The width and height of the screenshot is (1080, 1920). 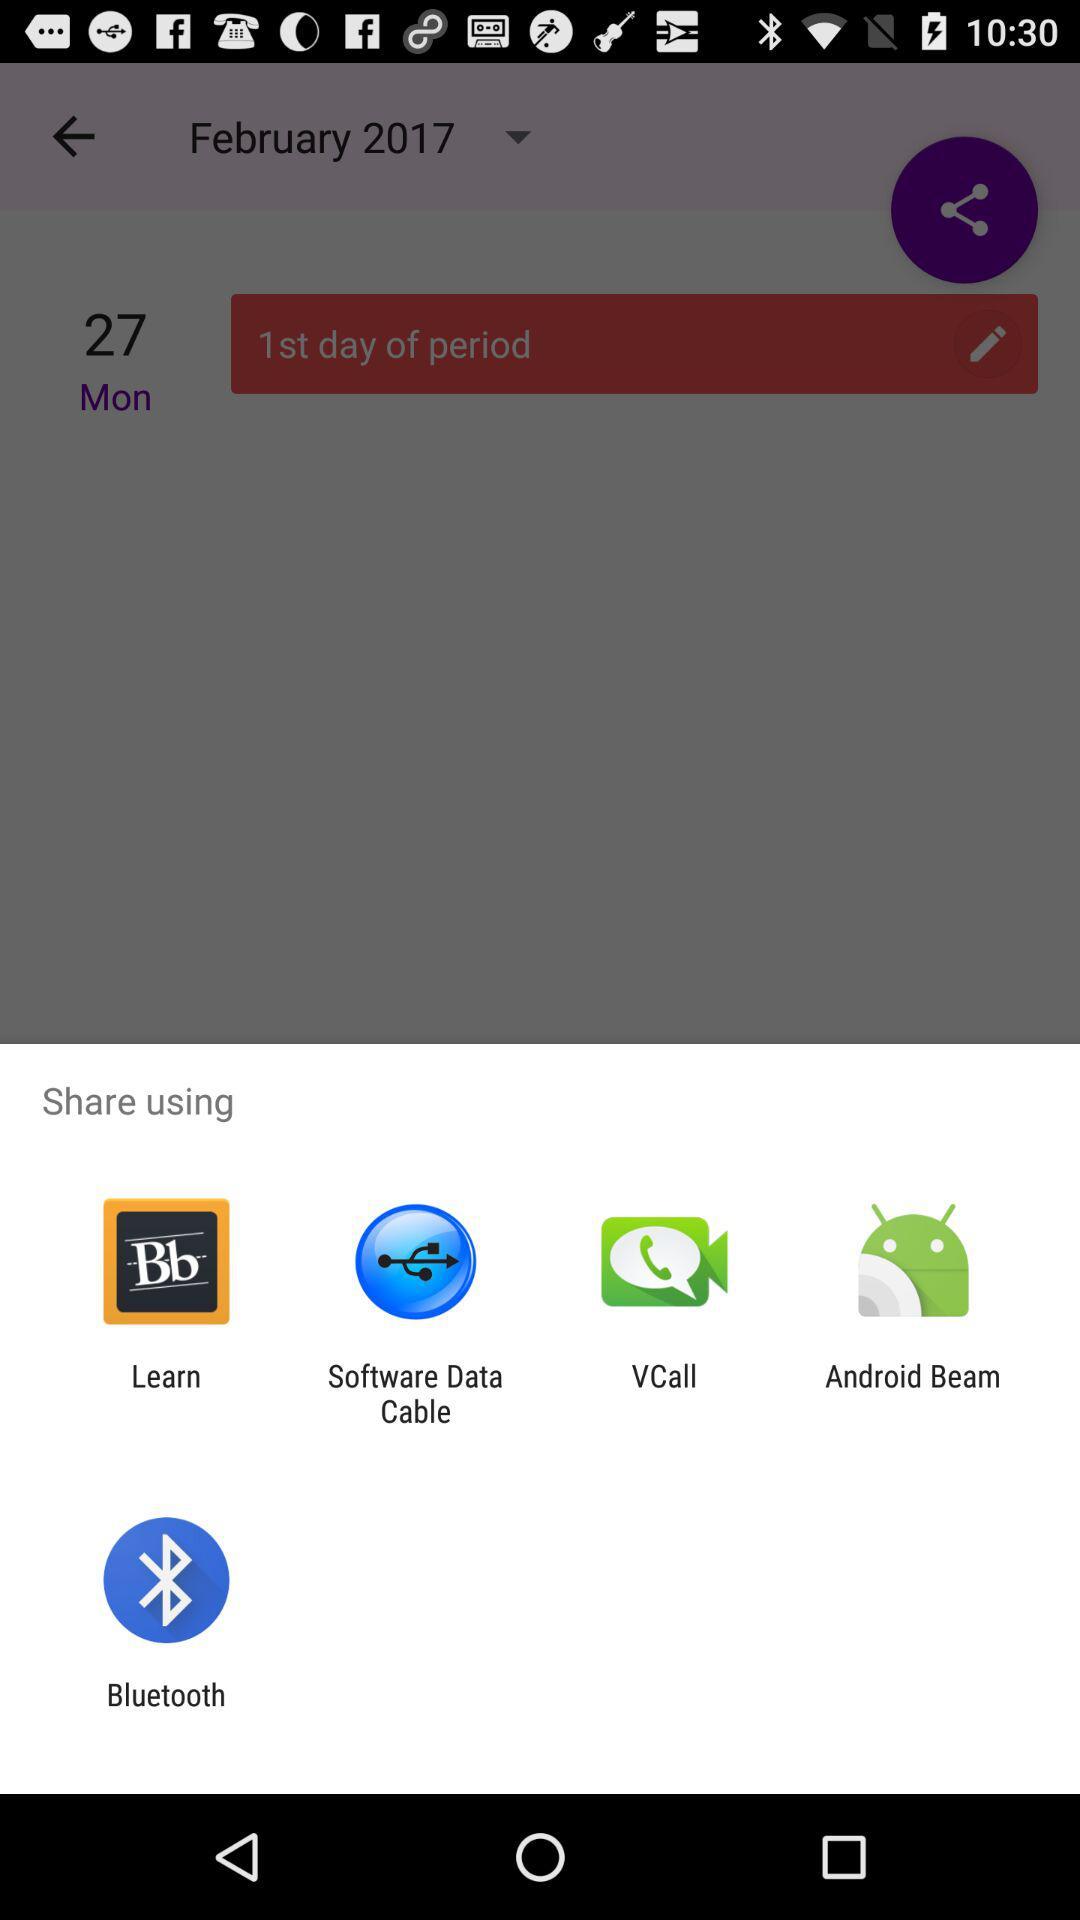 I want to click on app next to the android beam icon, so click(x=664, y=1392).